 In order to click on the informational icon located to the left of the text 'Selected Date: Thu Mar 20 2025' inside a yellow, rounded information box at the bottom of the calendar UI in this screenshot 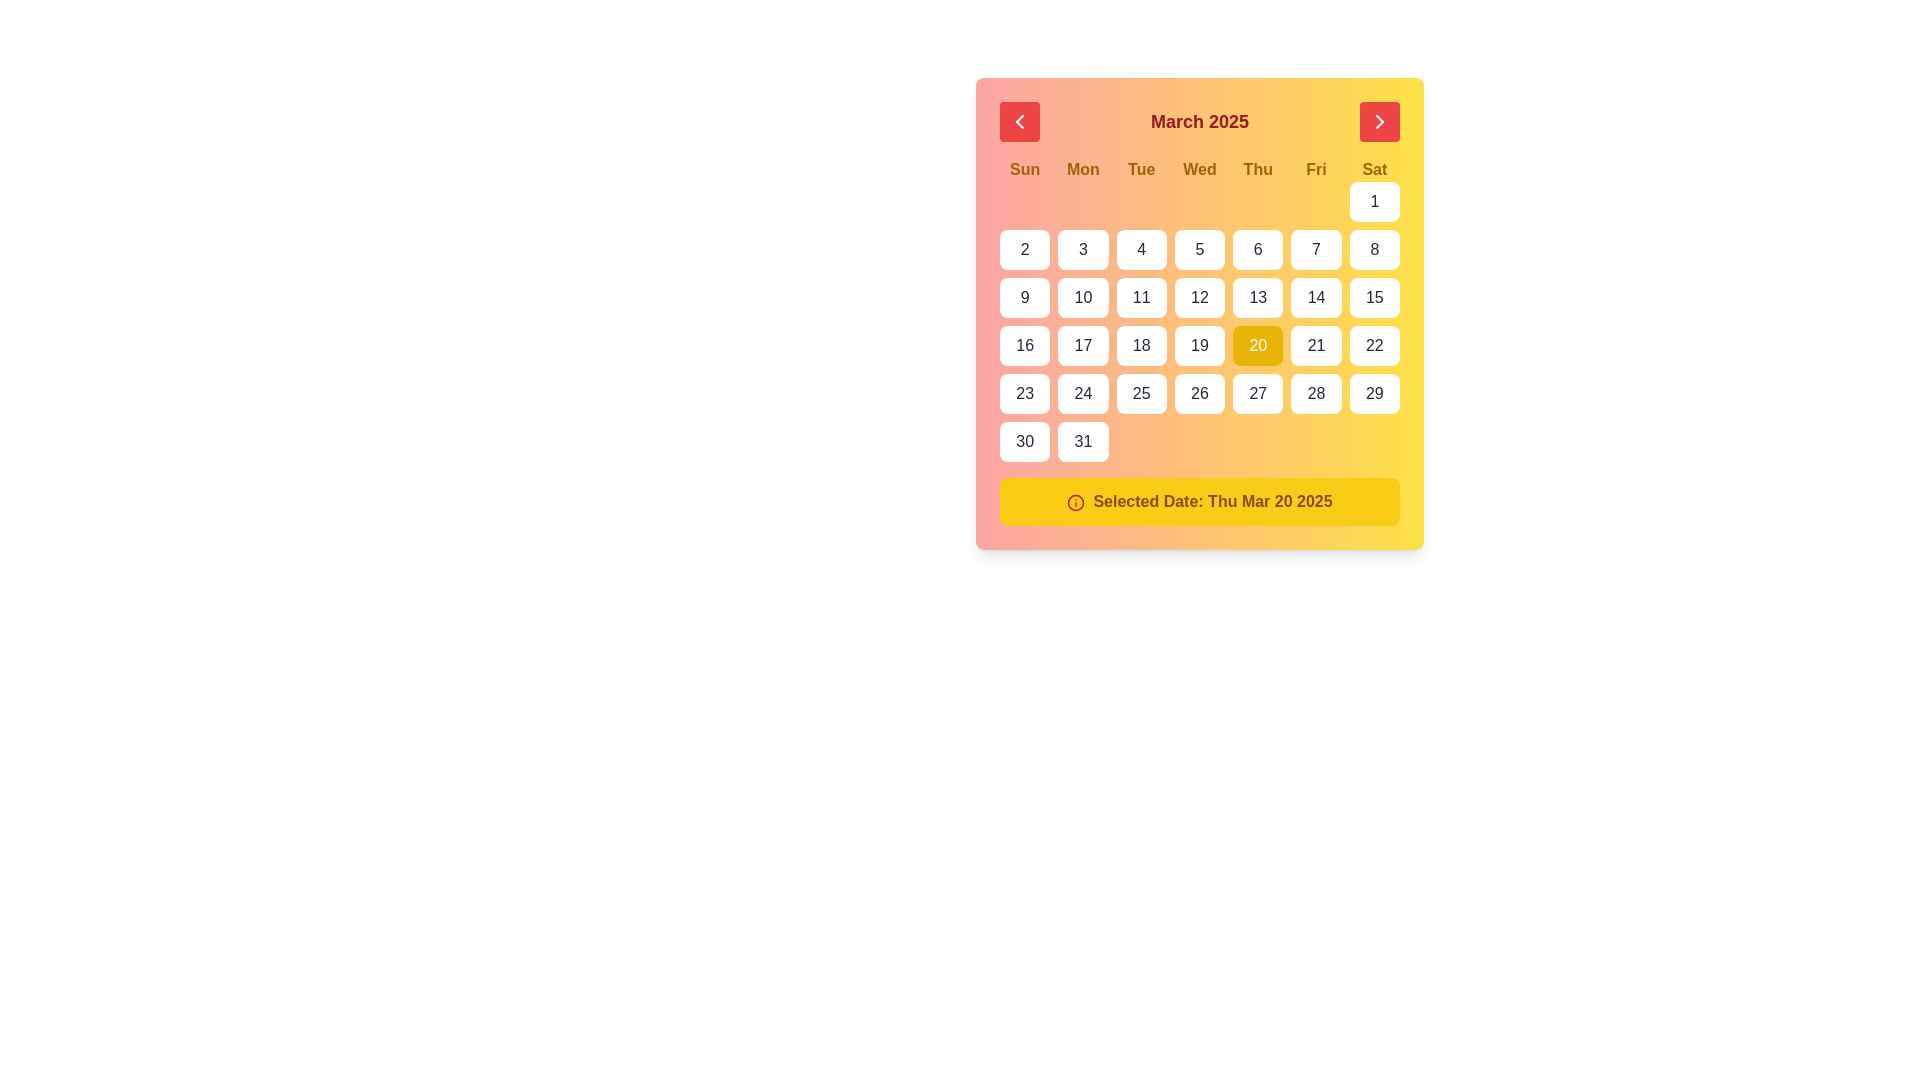, I will do `click(1075, 501)`.